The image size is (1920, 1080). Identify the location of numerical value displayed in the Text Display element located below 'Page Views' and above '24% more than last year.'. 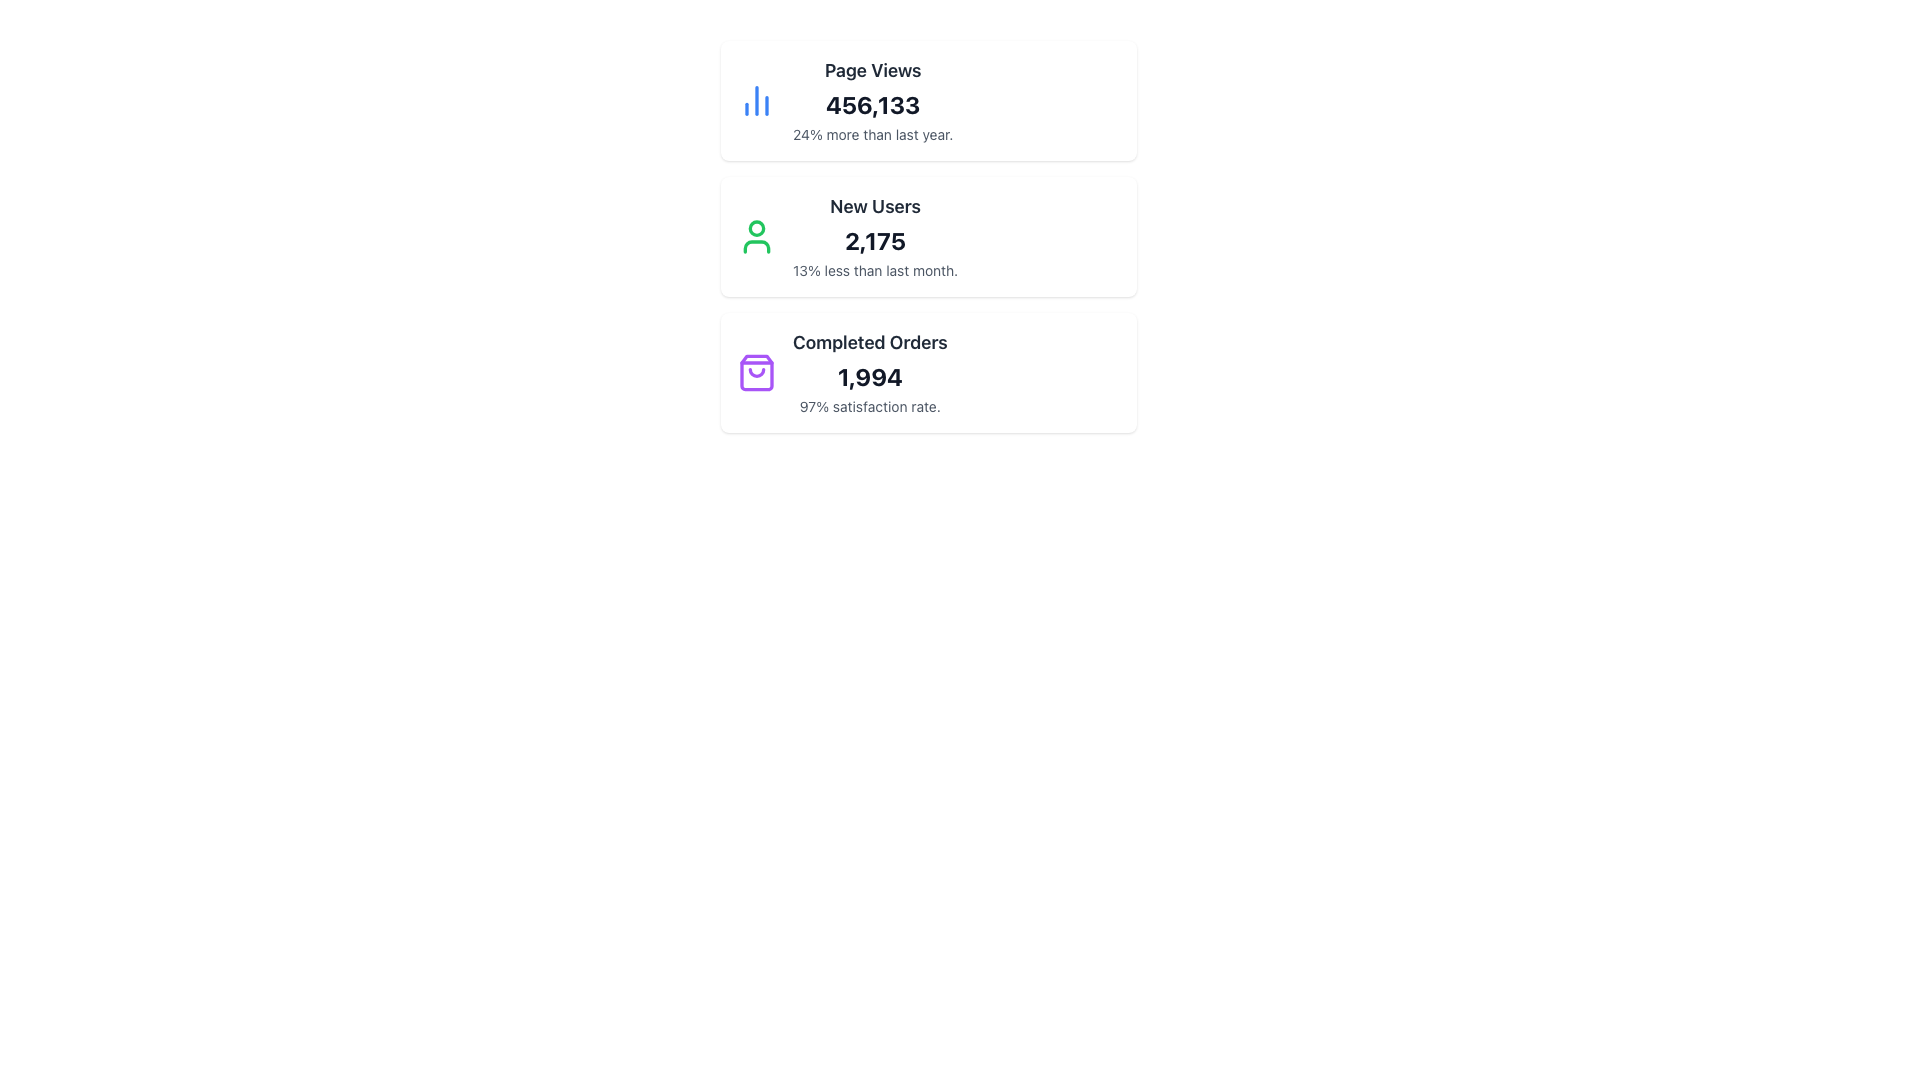
(873, 104).